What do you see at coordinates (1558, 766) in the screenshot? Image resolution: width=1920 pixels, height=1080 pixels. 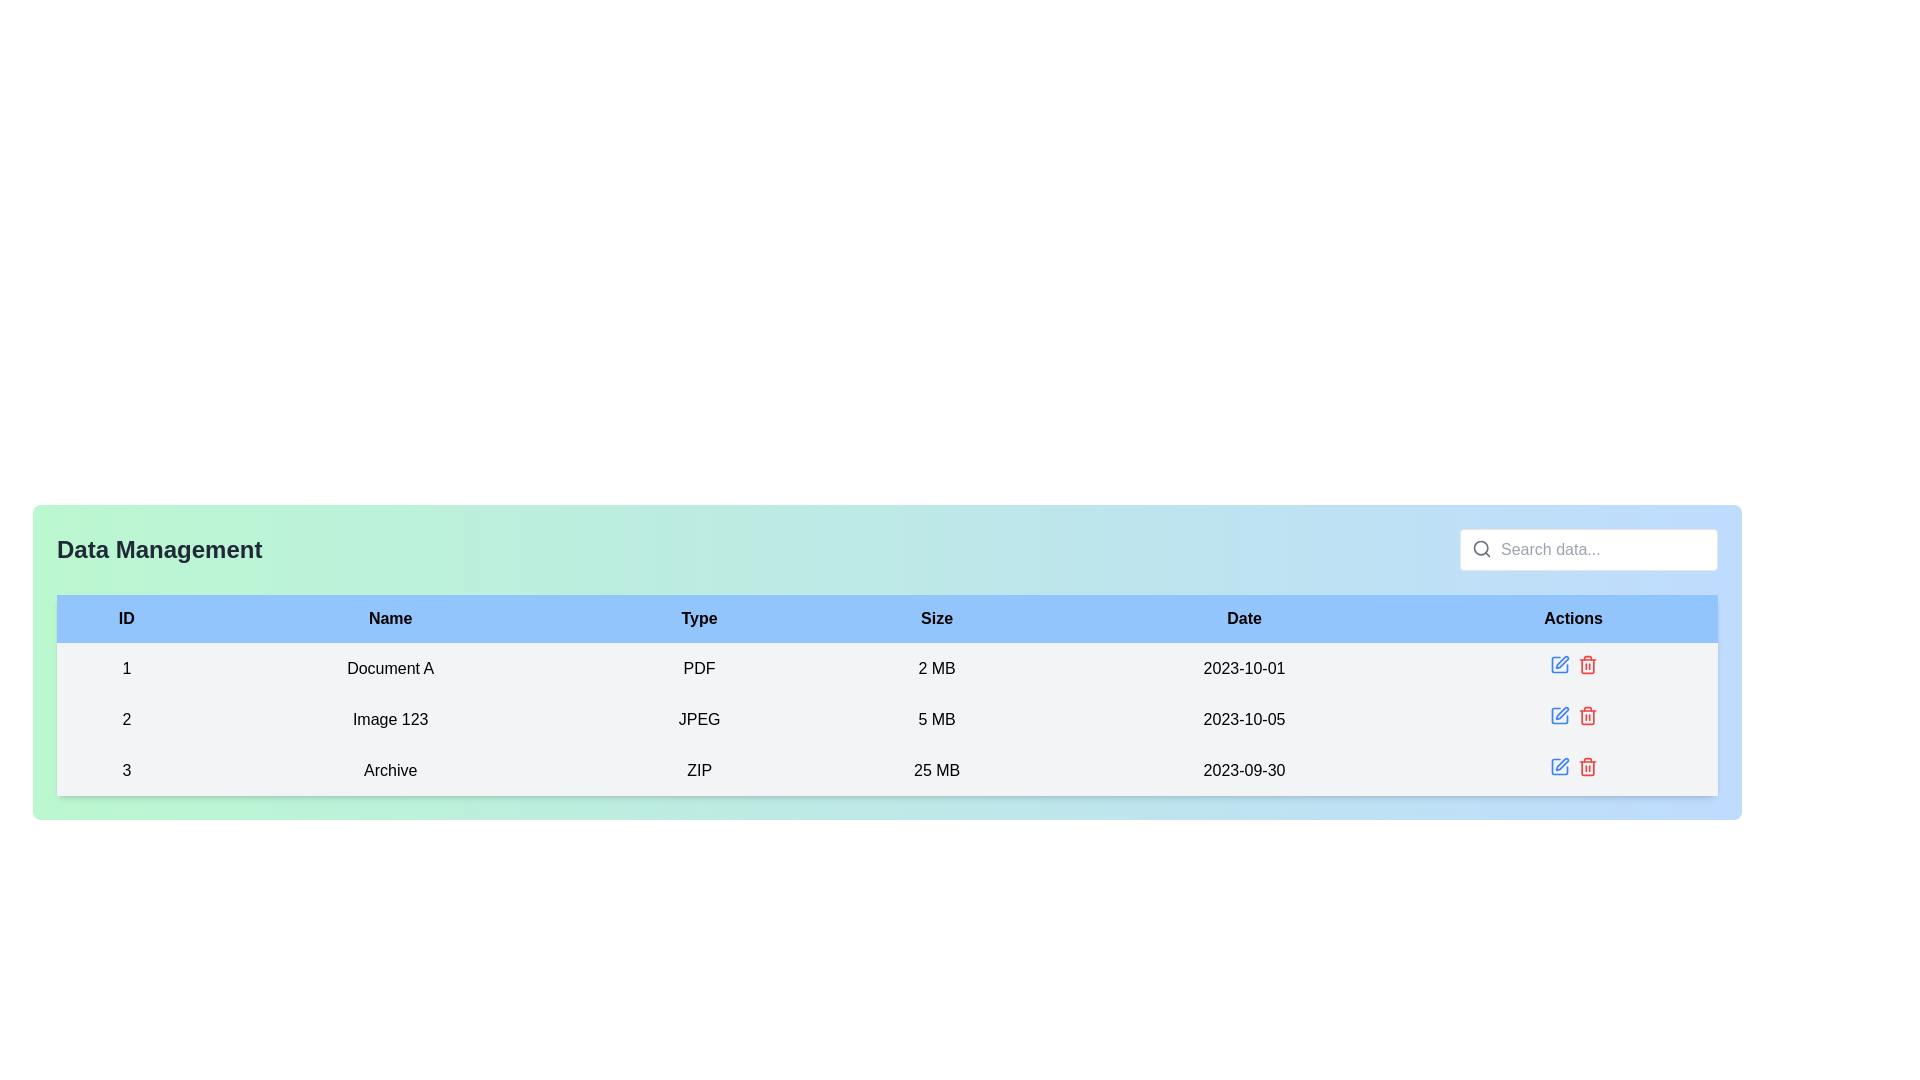 I see `the 'Edit' icon, which is a square graphical icon with a line indicating a document, located in the 'Actions' column of the data table for the third row corresponding to the 'Archive' entry` at bounding box center [1558, 766].